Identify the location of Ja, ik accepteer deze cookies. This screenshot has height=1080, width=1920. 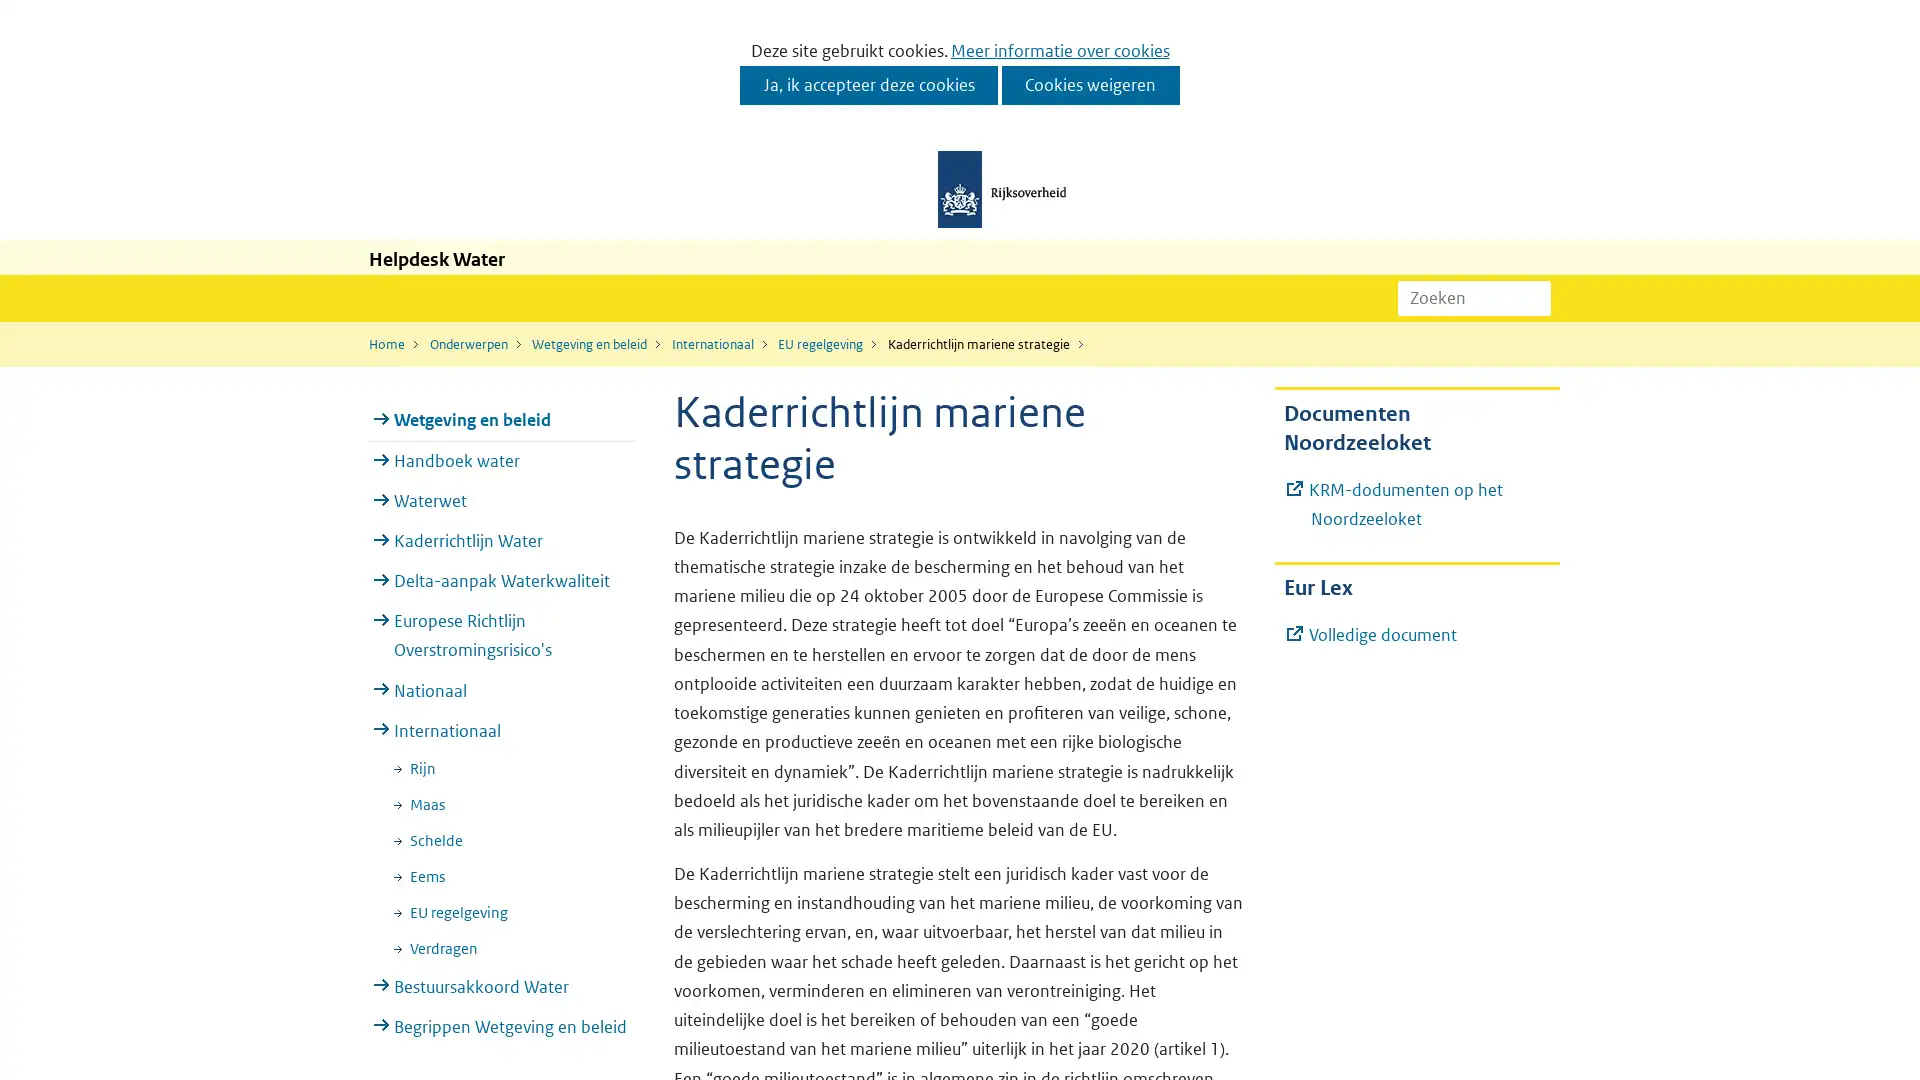
(868, 84).